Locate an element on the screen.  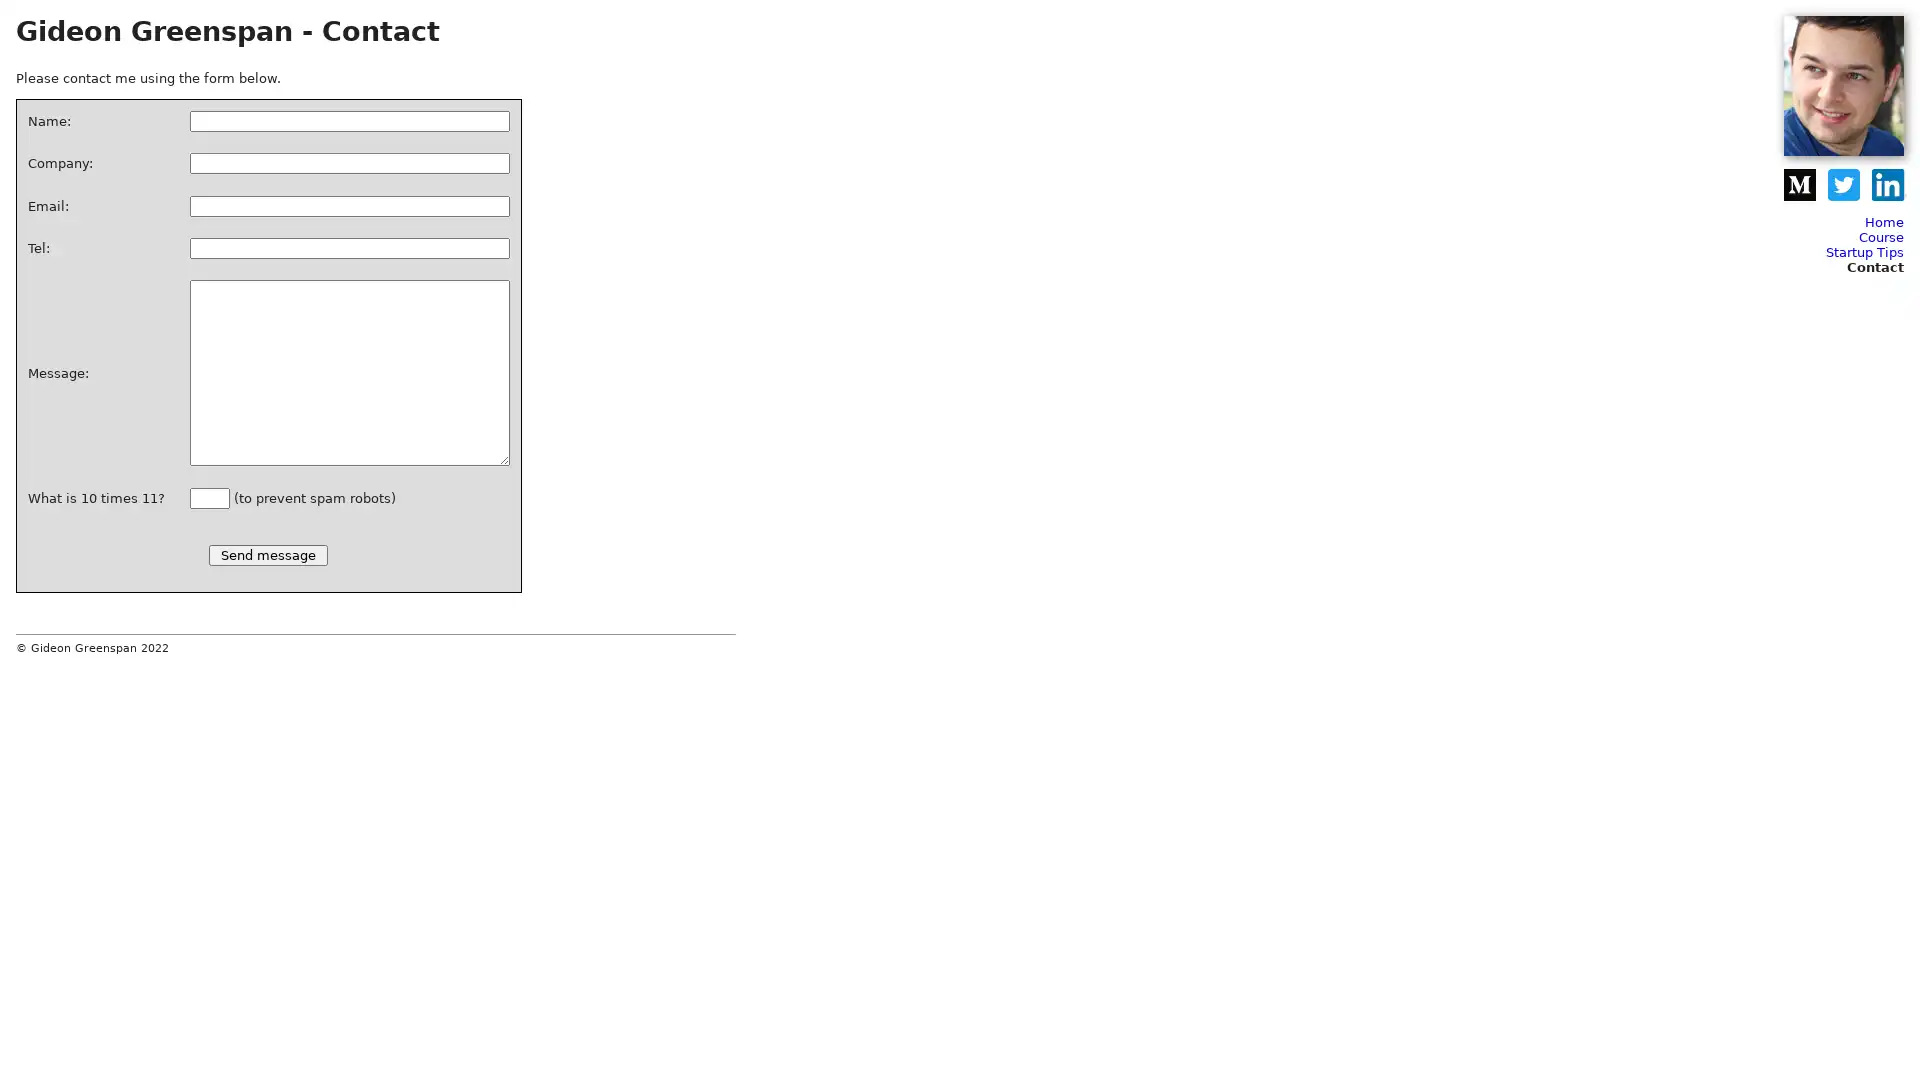
Send message is located at coordinates (267, 554).